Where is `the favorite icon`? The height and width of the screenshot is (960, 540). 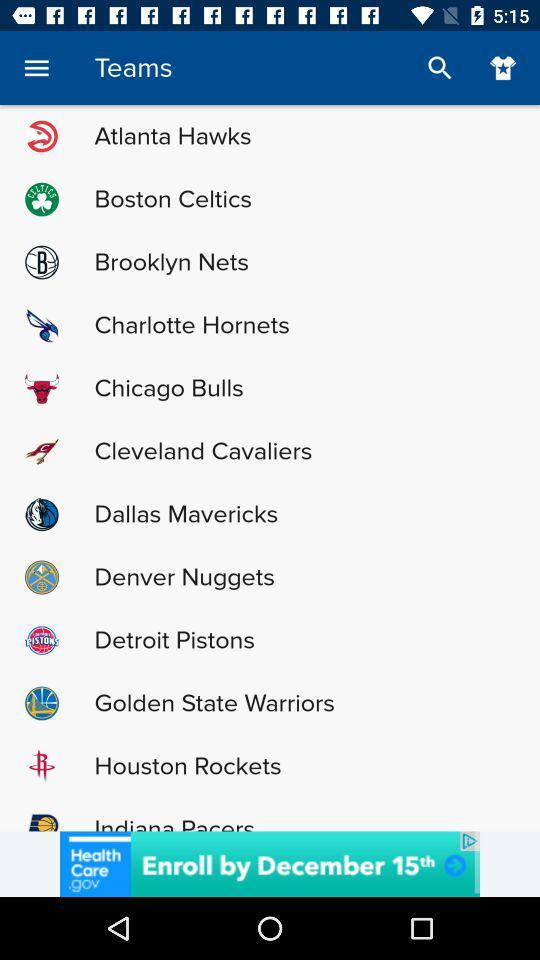
the favorite icon is located at coordinates (502, 68).